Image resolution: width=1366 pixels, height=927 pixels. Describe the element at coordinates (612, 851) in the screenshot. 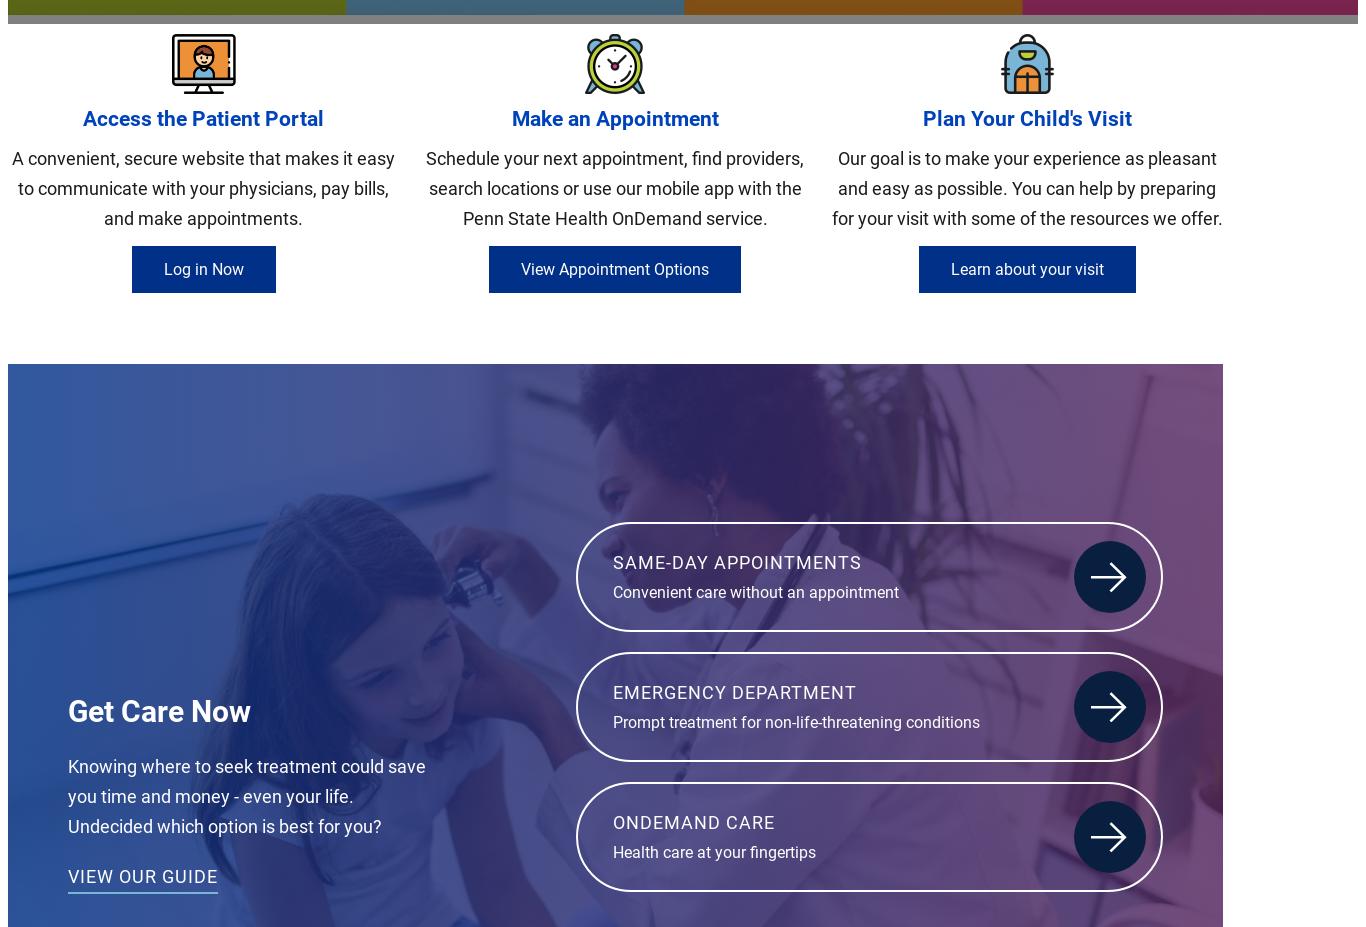

I see `'Health care at your fingertips'` at that location.